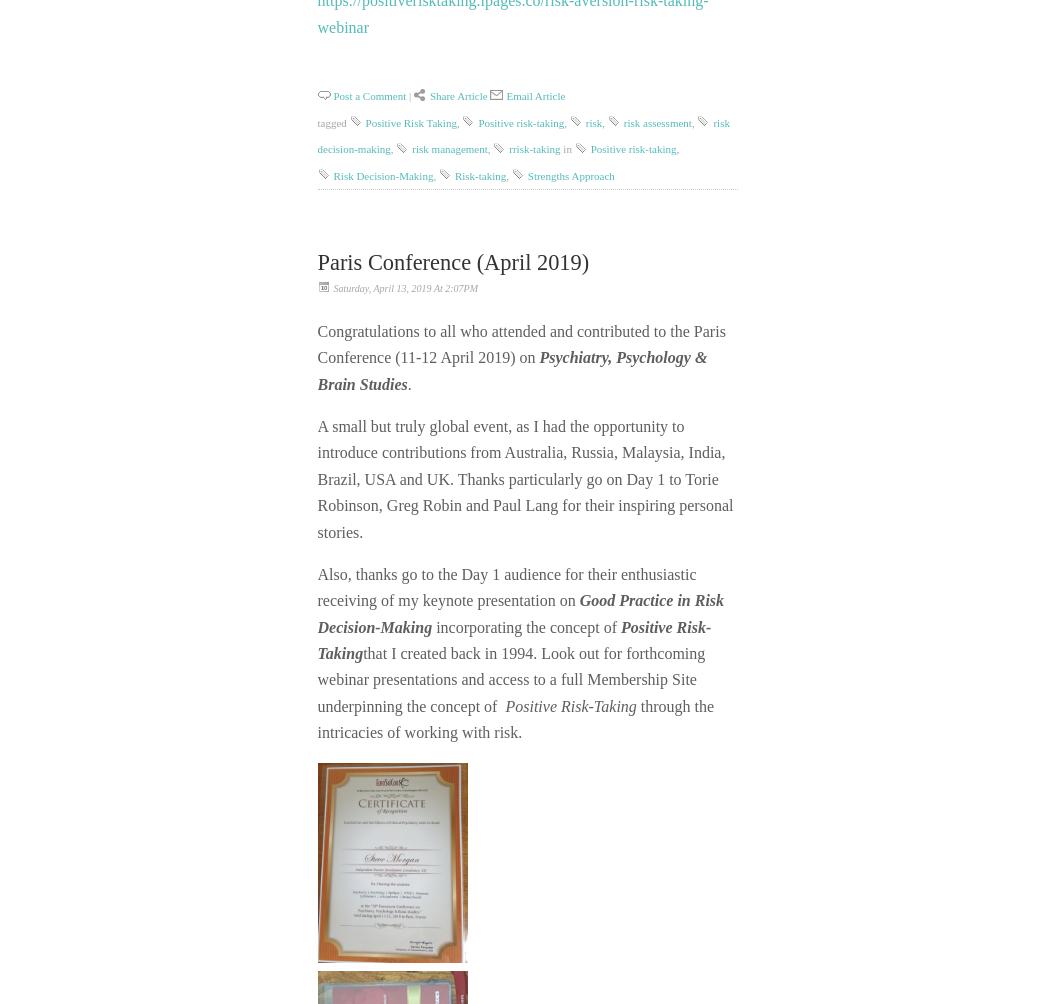 The image size is (1055, 1004). What do you see at coordinates (405, 288) in the screenshot?
I see `'Saturday, April 13, 2019 at 2:07PM'` at bounding box center [405, 288].